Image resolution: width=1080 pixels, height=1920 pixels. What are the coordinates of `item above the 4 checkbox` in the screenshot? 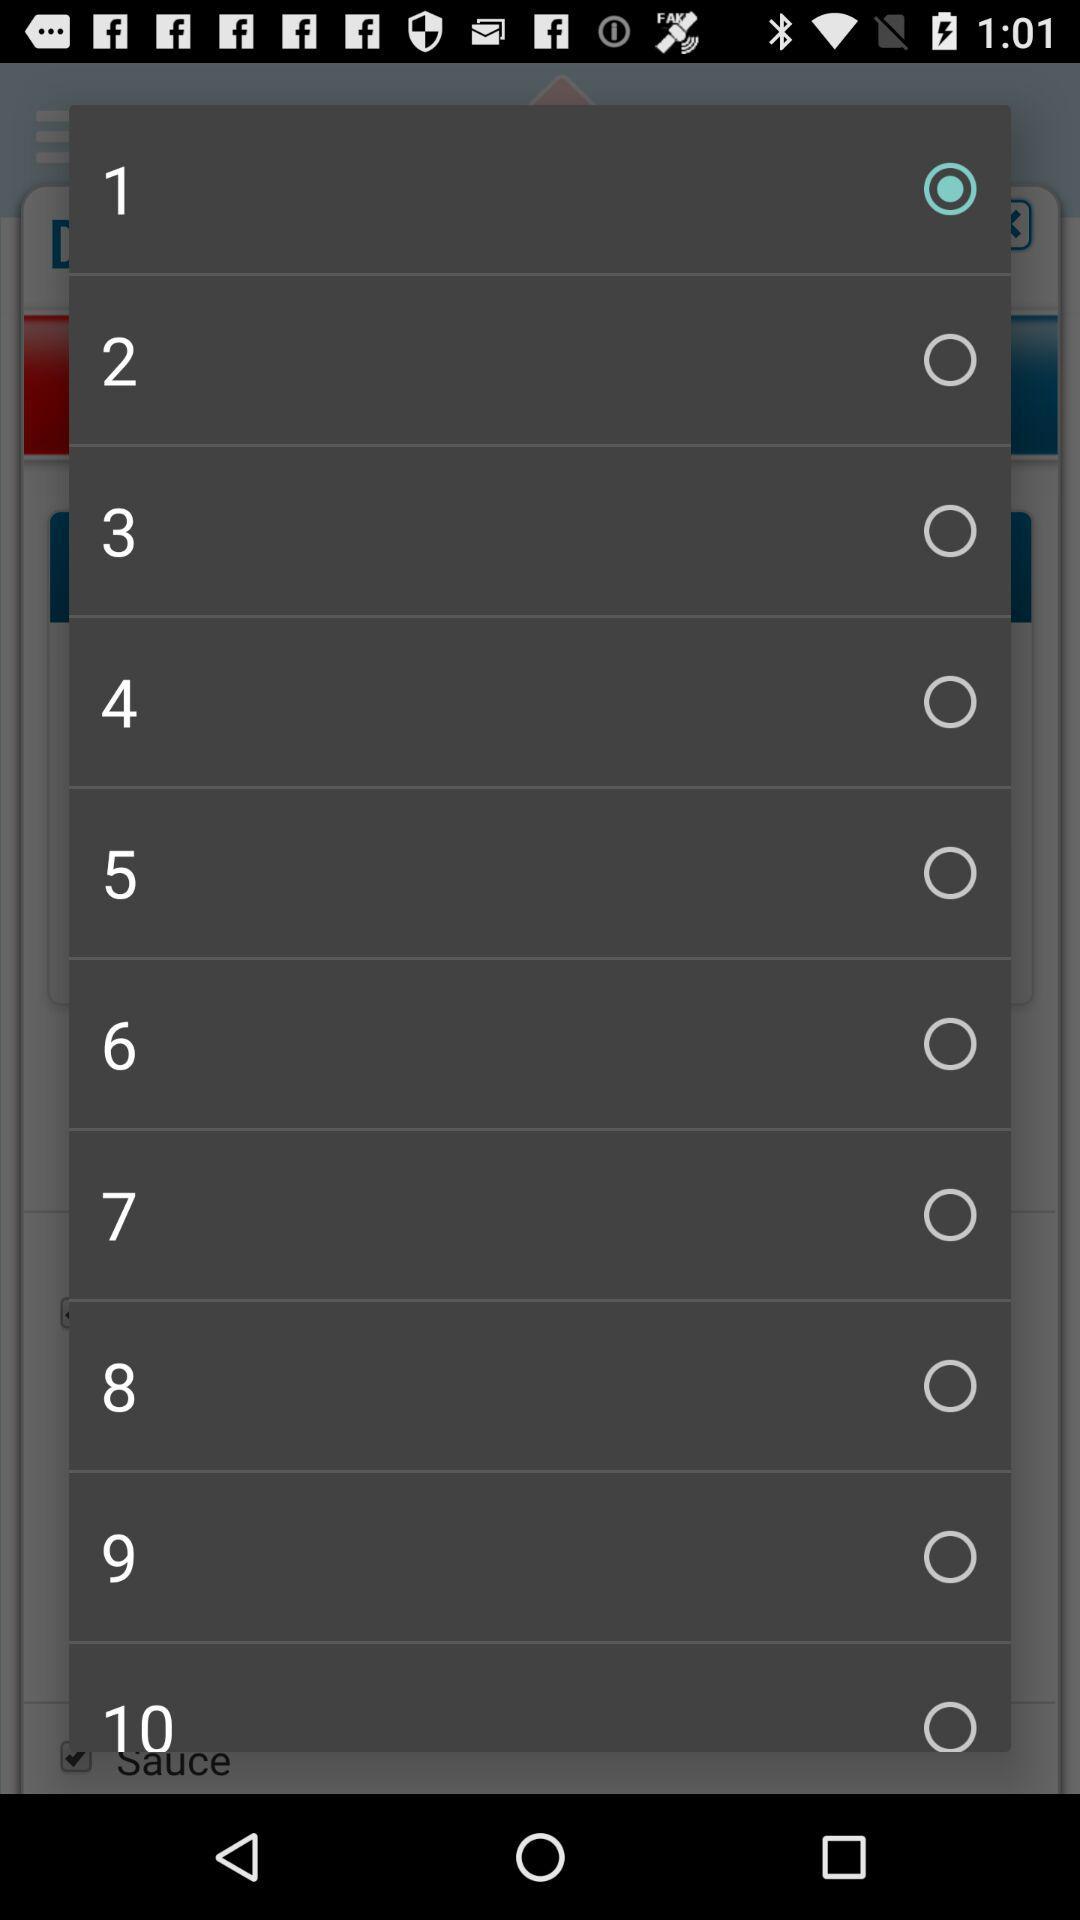 It's located at (540, 531).